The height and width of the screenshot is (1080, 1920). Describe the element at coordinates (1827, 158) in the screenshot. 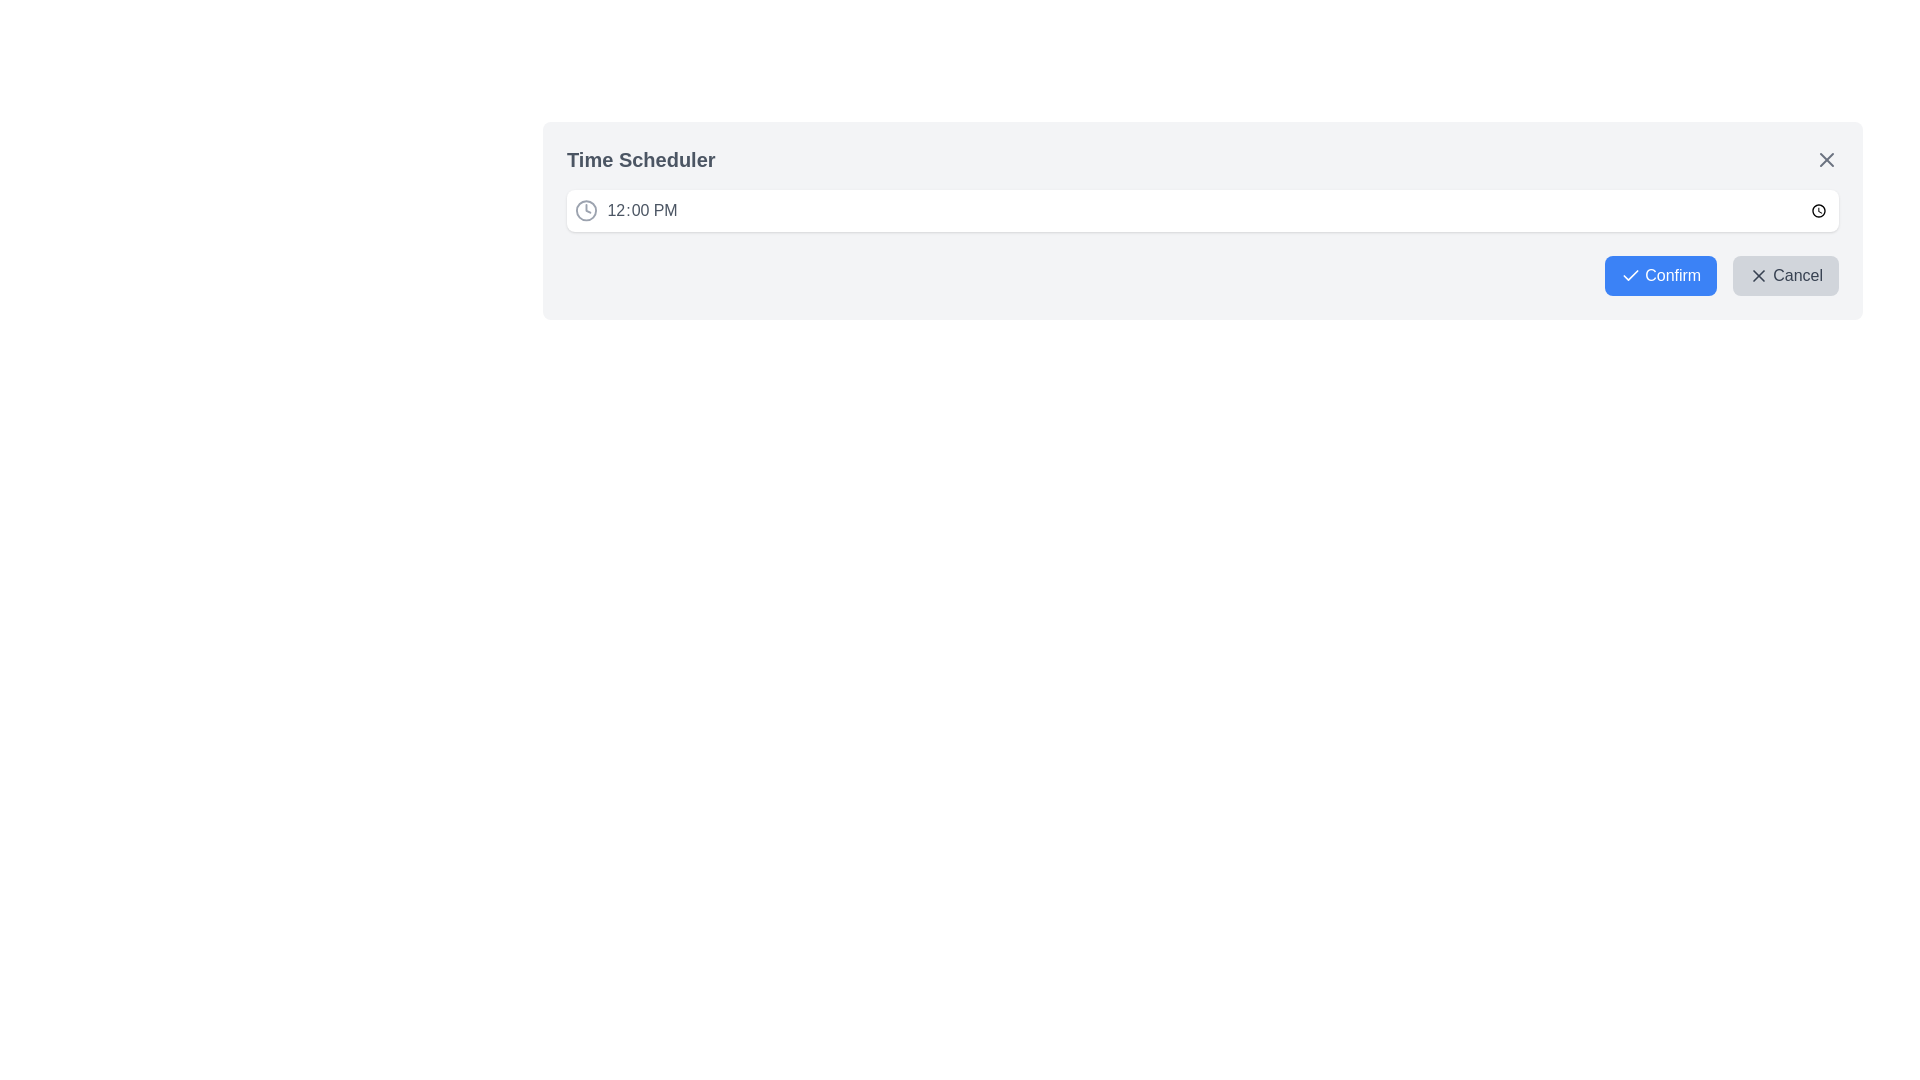

I see `the 'X' icon of the close button located at the top-right corner of the 'Time Scheduler' dialog` at that location.